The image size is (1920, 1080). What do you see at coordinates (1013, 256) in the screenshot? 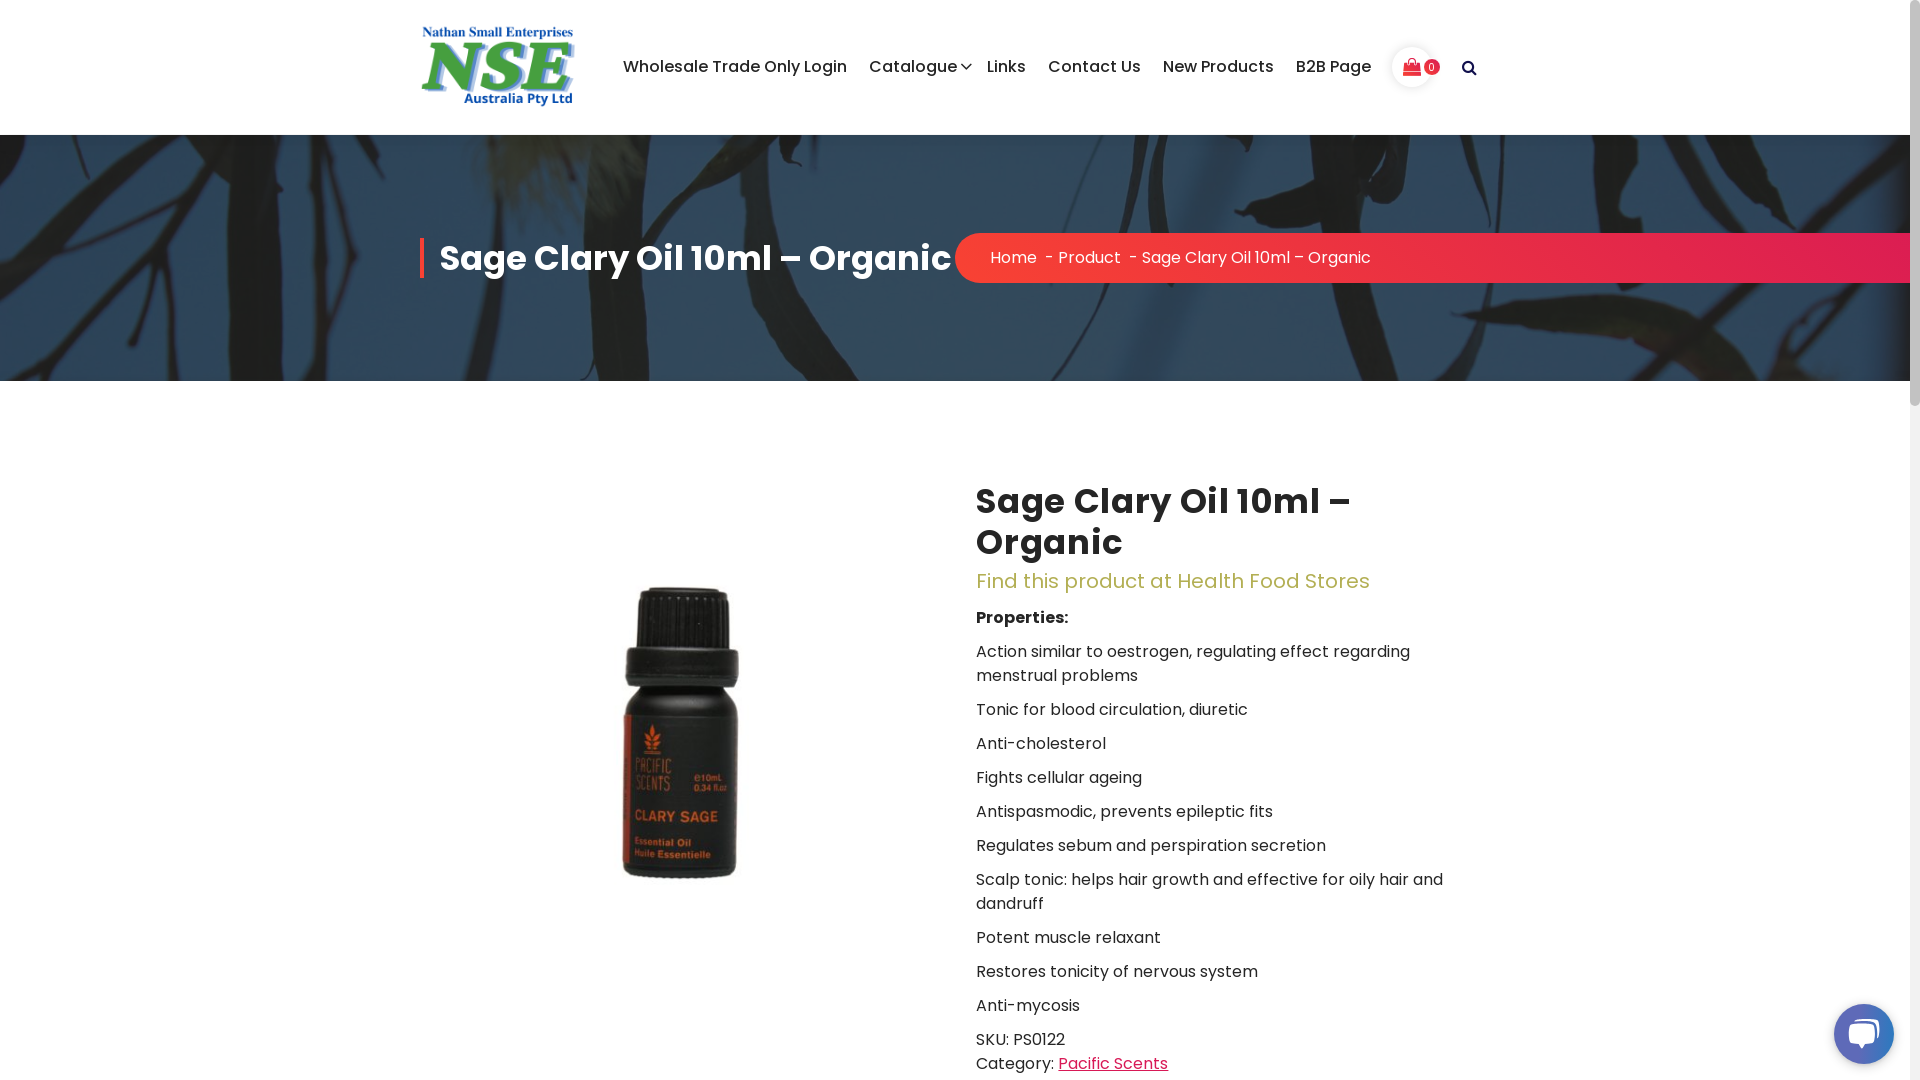
I see `'Home'` at bounding box center [1013, 256].